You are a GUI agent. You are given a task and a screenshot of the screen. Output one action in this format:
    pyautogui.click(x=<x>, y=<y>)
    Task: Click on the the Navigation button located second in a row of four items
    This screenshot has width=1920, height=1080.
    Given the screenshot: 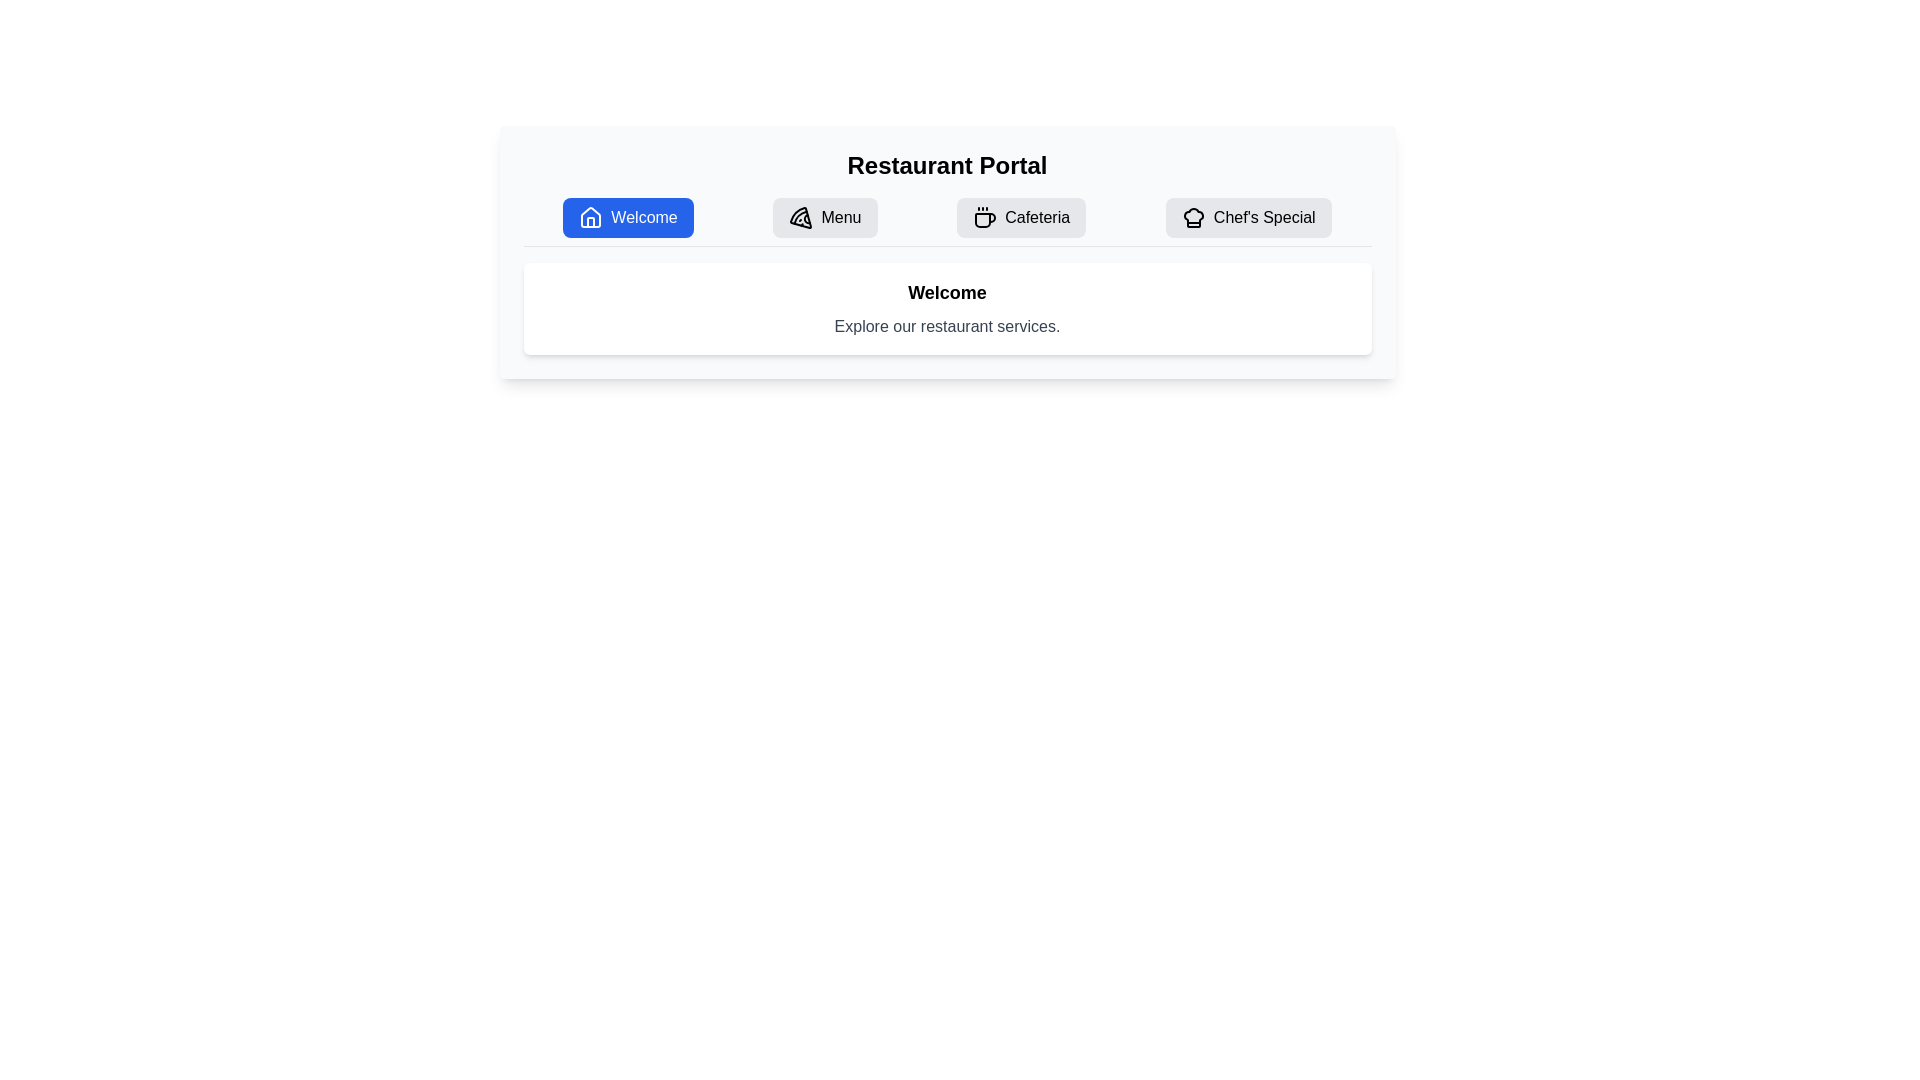 What is the action you would take?
    pyautogui.click(x=825, y=218)
    